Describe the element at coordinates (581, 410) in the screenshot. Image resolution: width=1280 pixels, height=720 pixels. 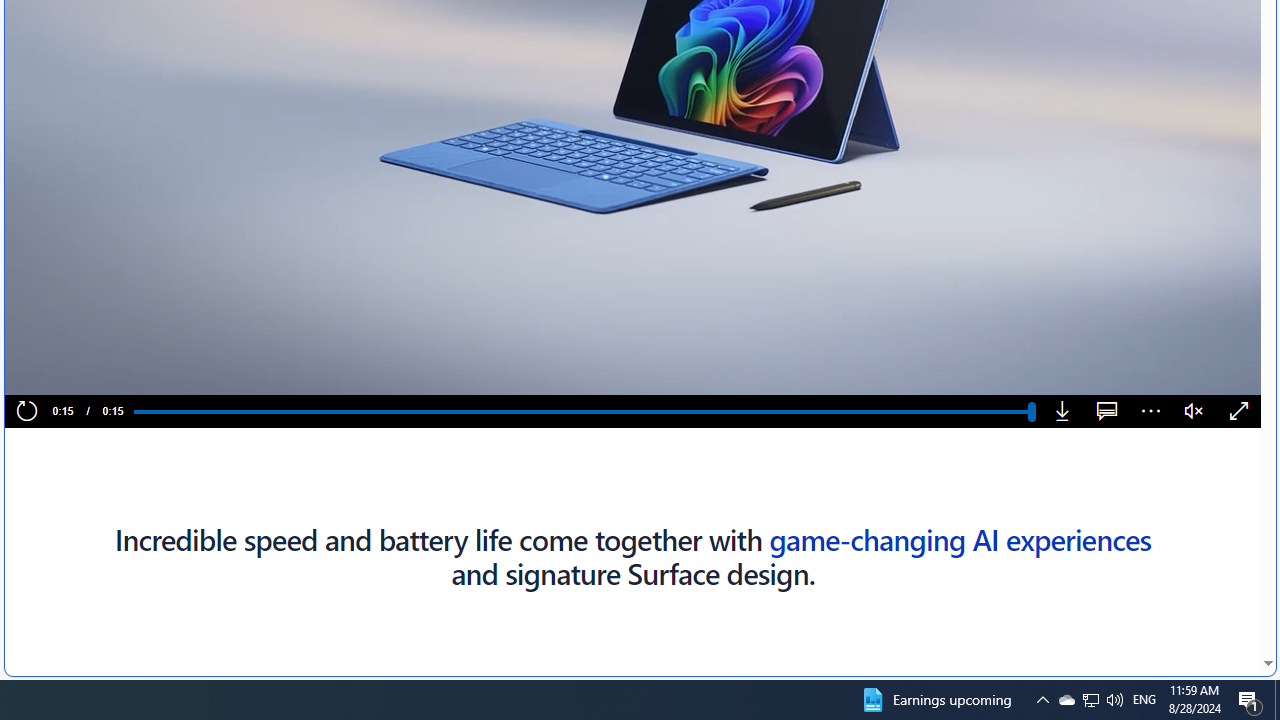
I see `'Progress Bar'` at that location.